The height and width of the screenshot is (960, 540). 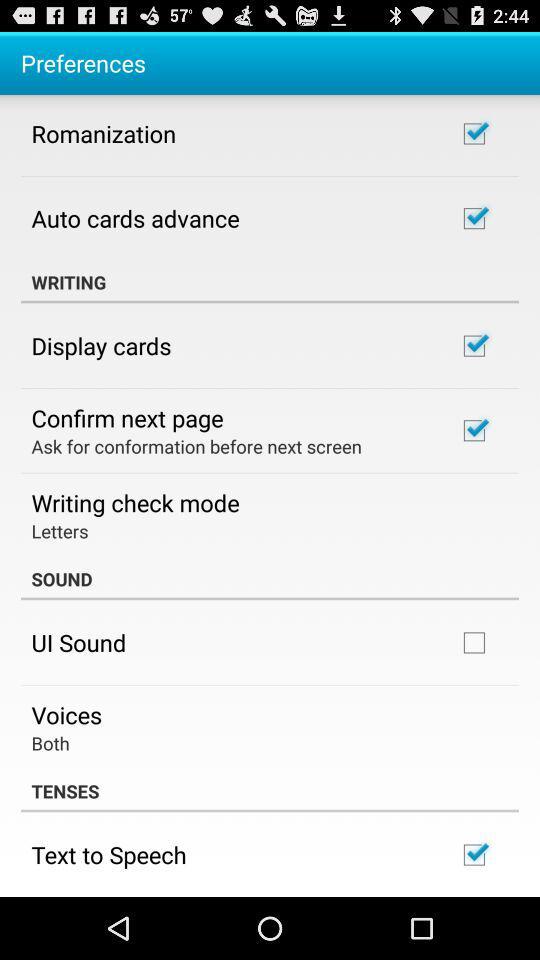 I want to click on both icon, so click(x=50, y=742).